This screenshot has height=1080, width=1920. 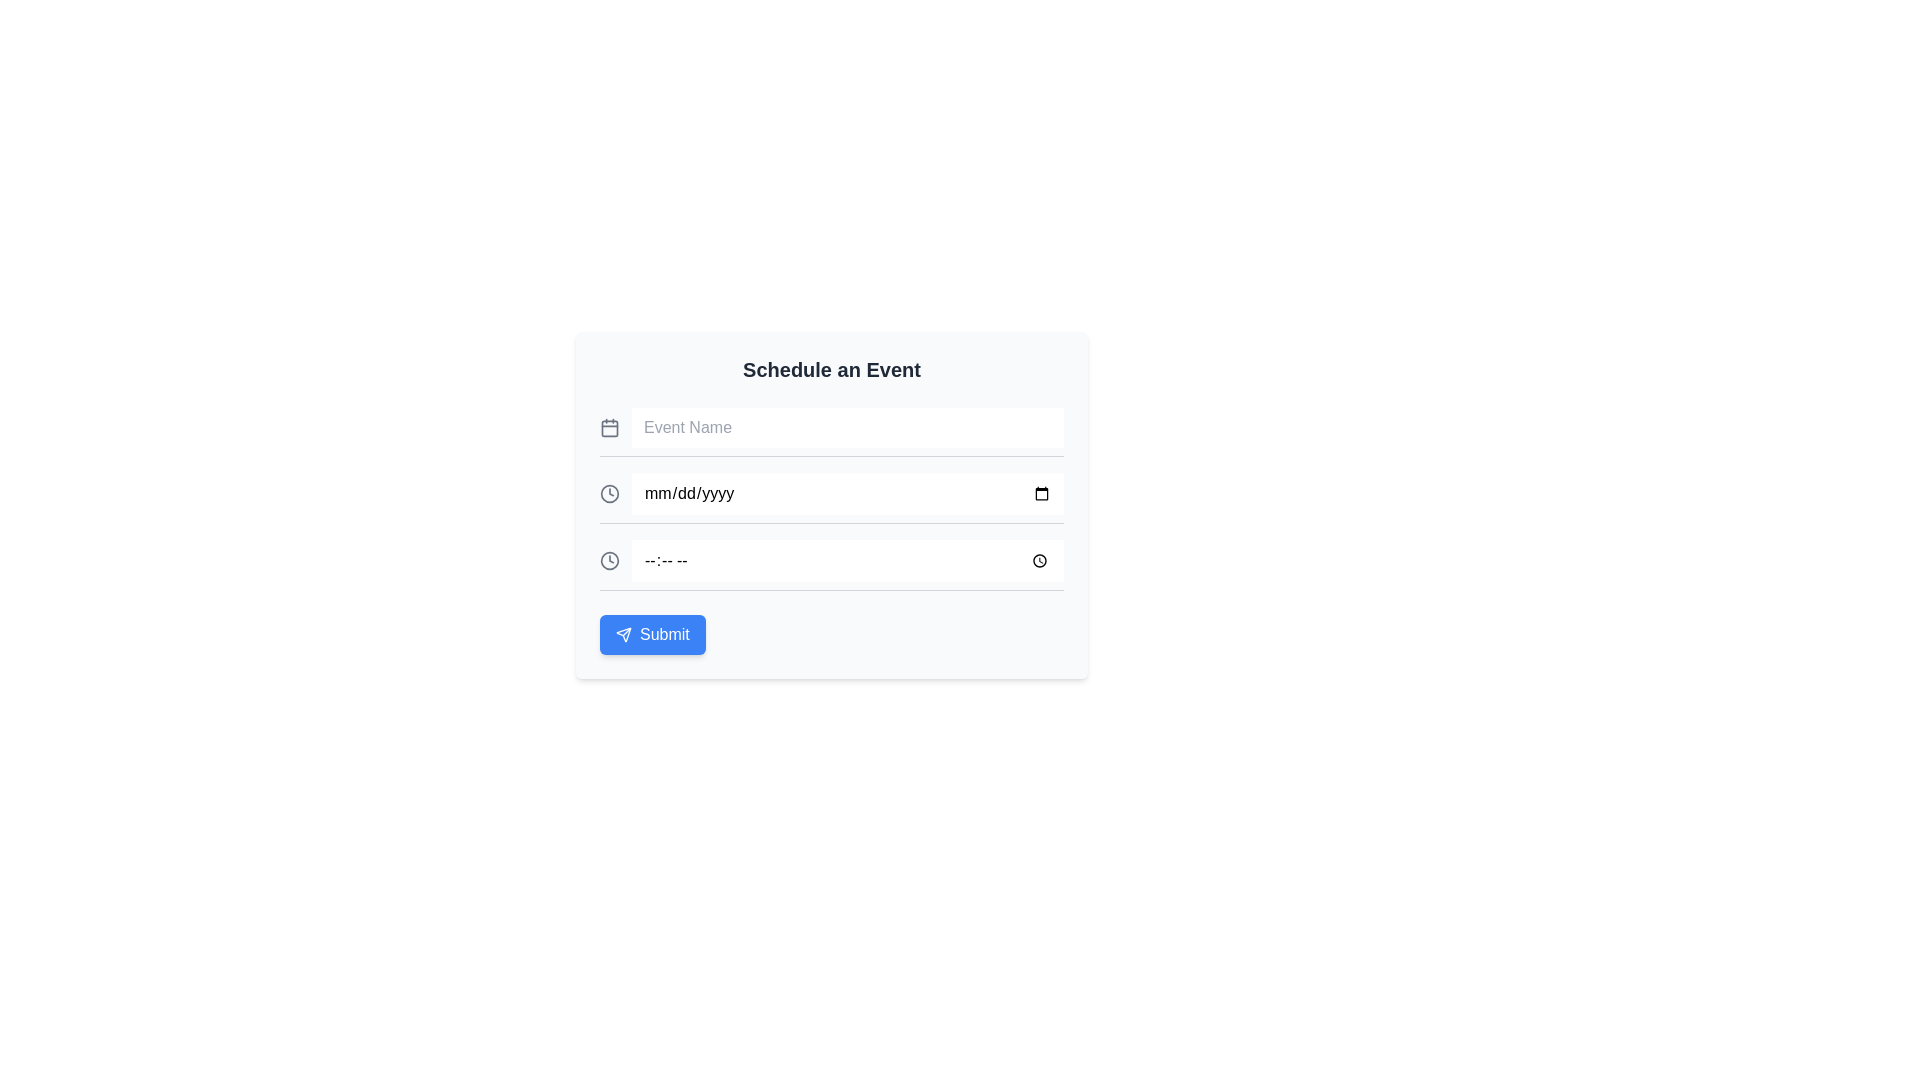 I want to click on the graphical component within the calendar icon that is adjacent to the 'Event Name' input field, so click(x=608, y=427).